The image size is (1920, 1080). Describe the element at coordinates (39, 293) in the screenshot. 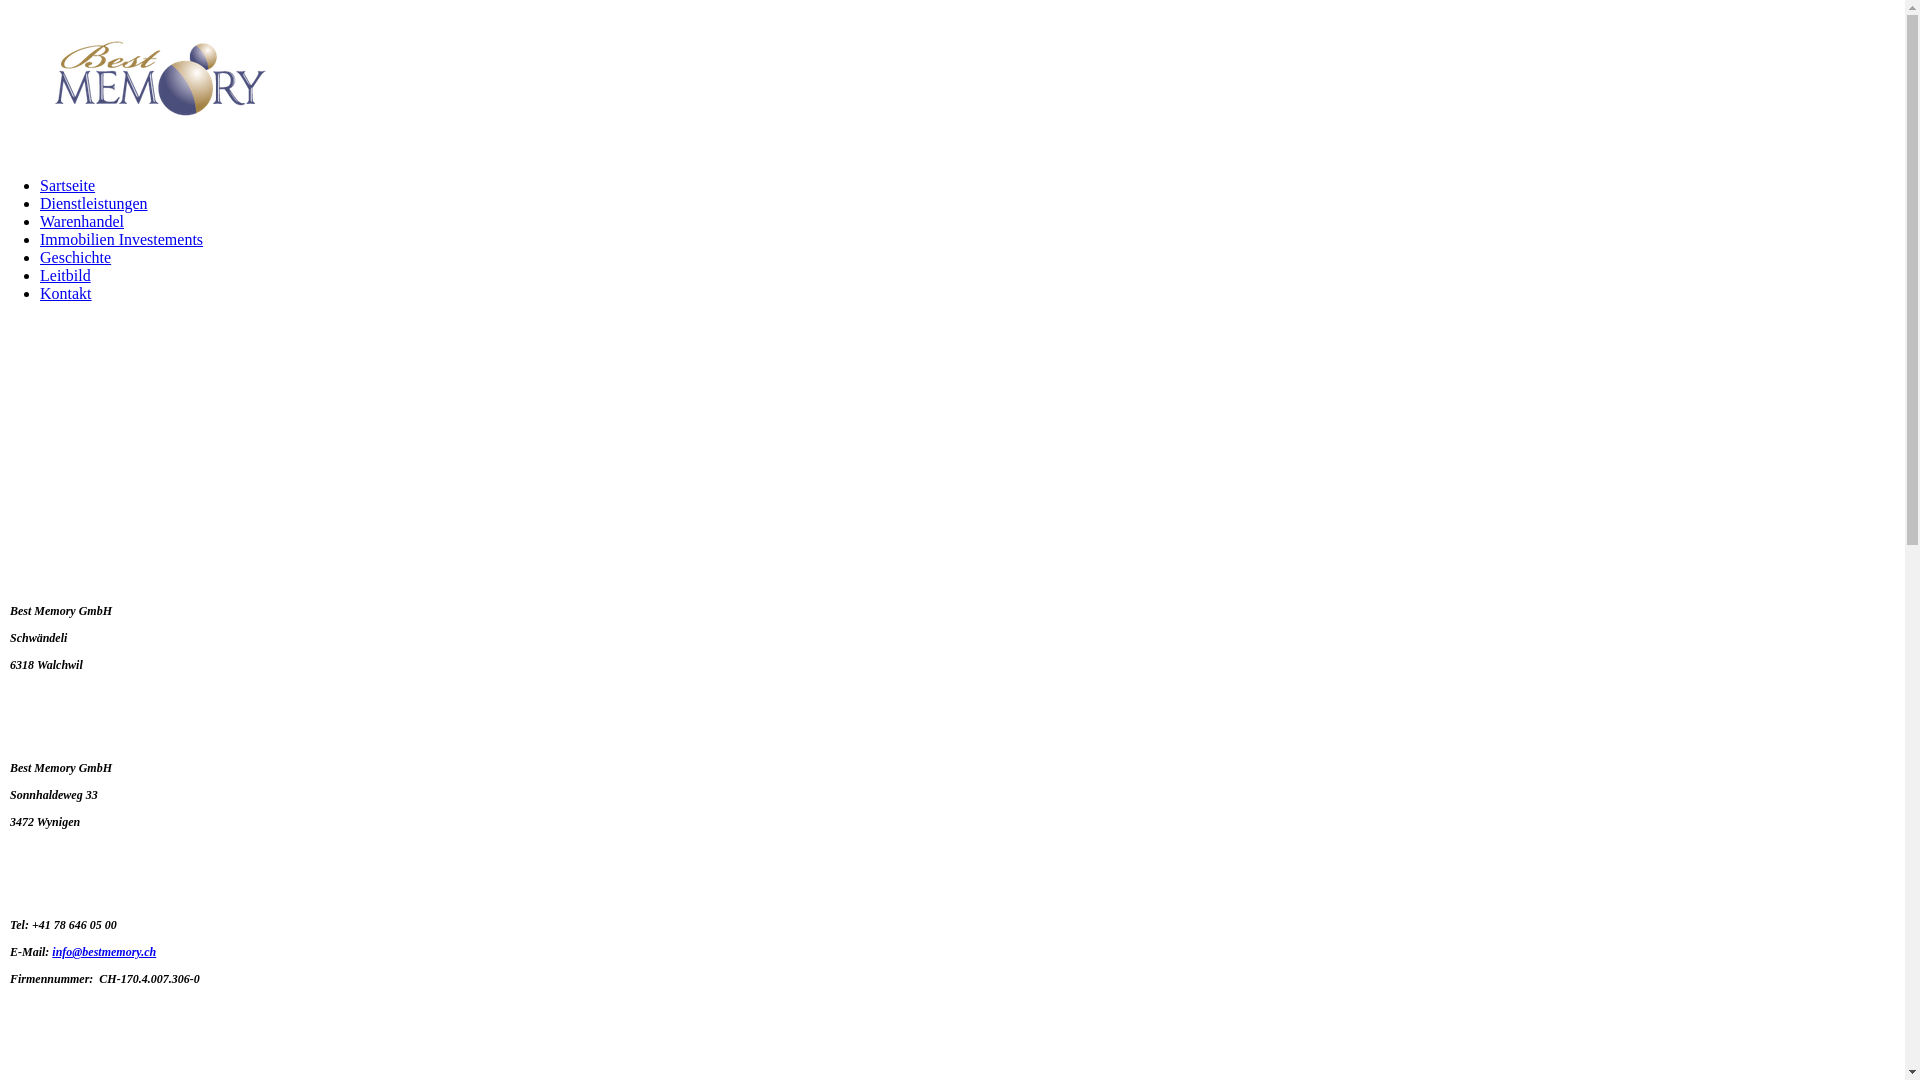

I see `'Kontakt'` at that location.